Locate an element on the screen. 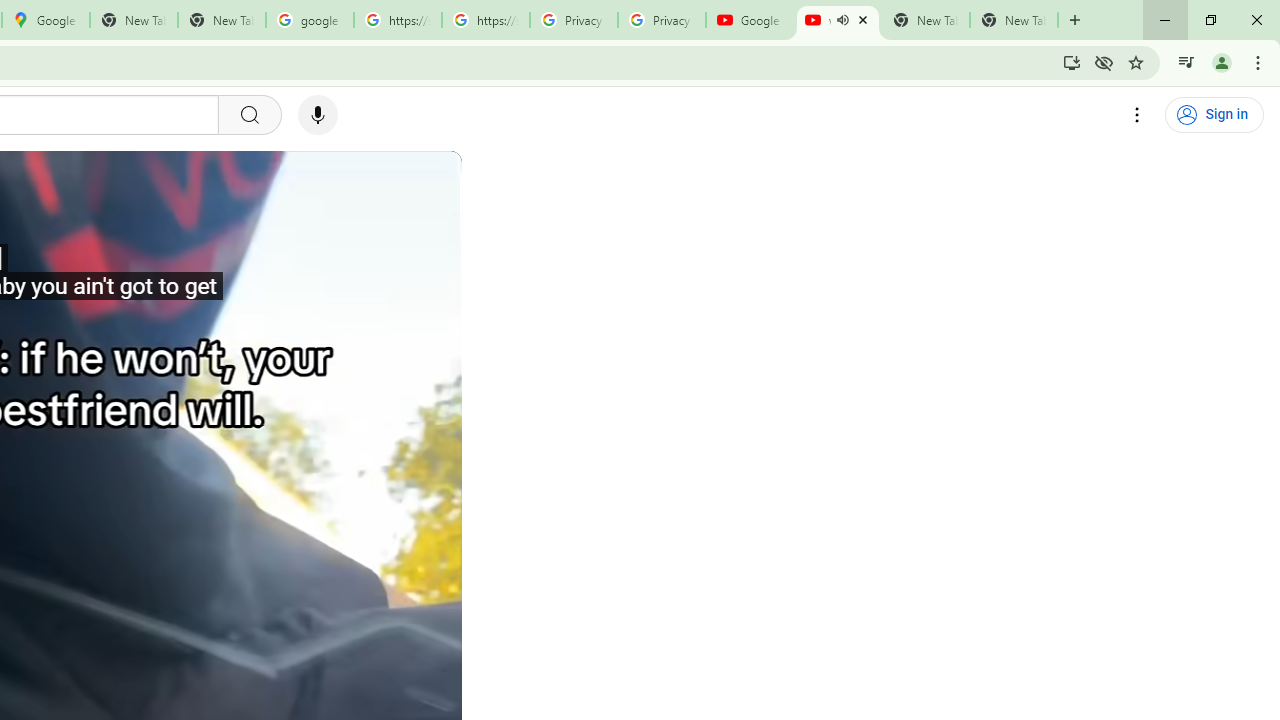  'Sign in' is located at coordinates (1213, 115).